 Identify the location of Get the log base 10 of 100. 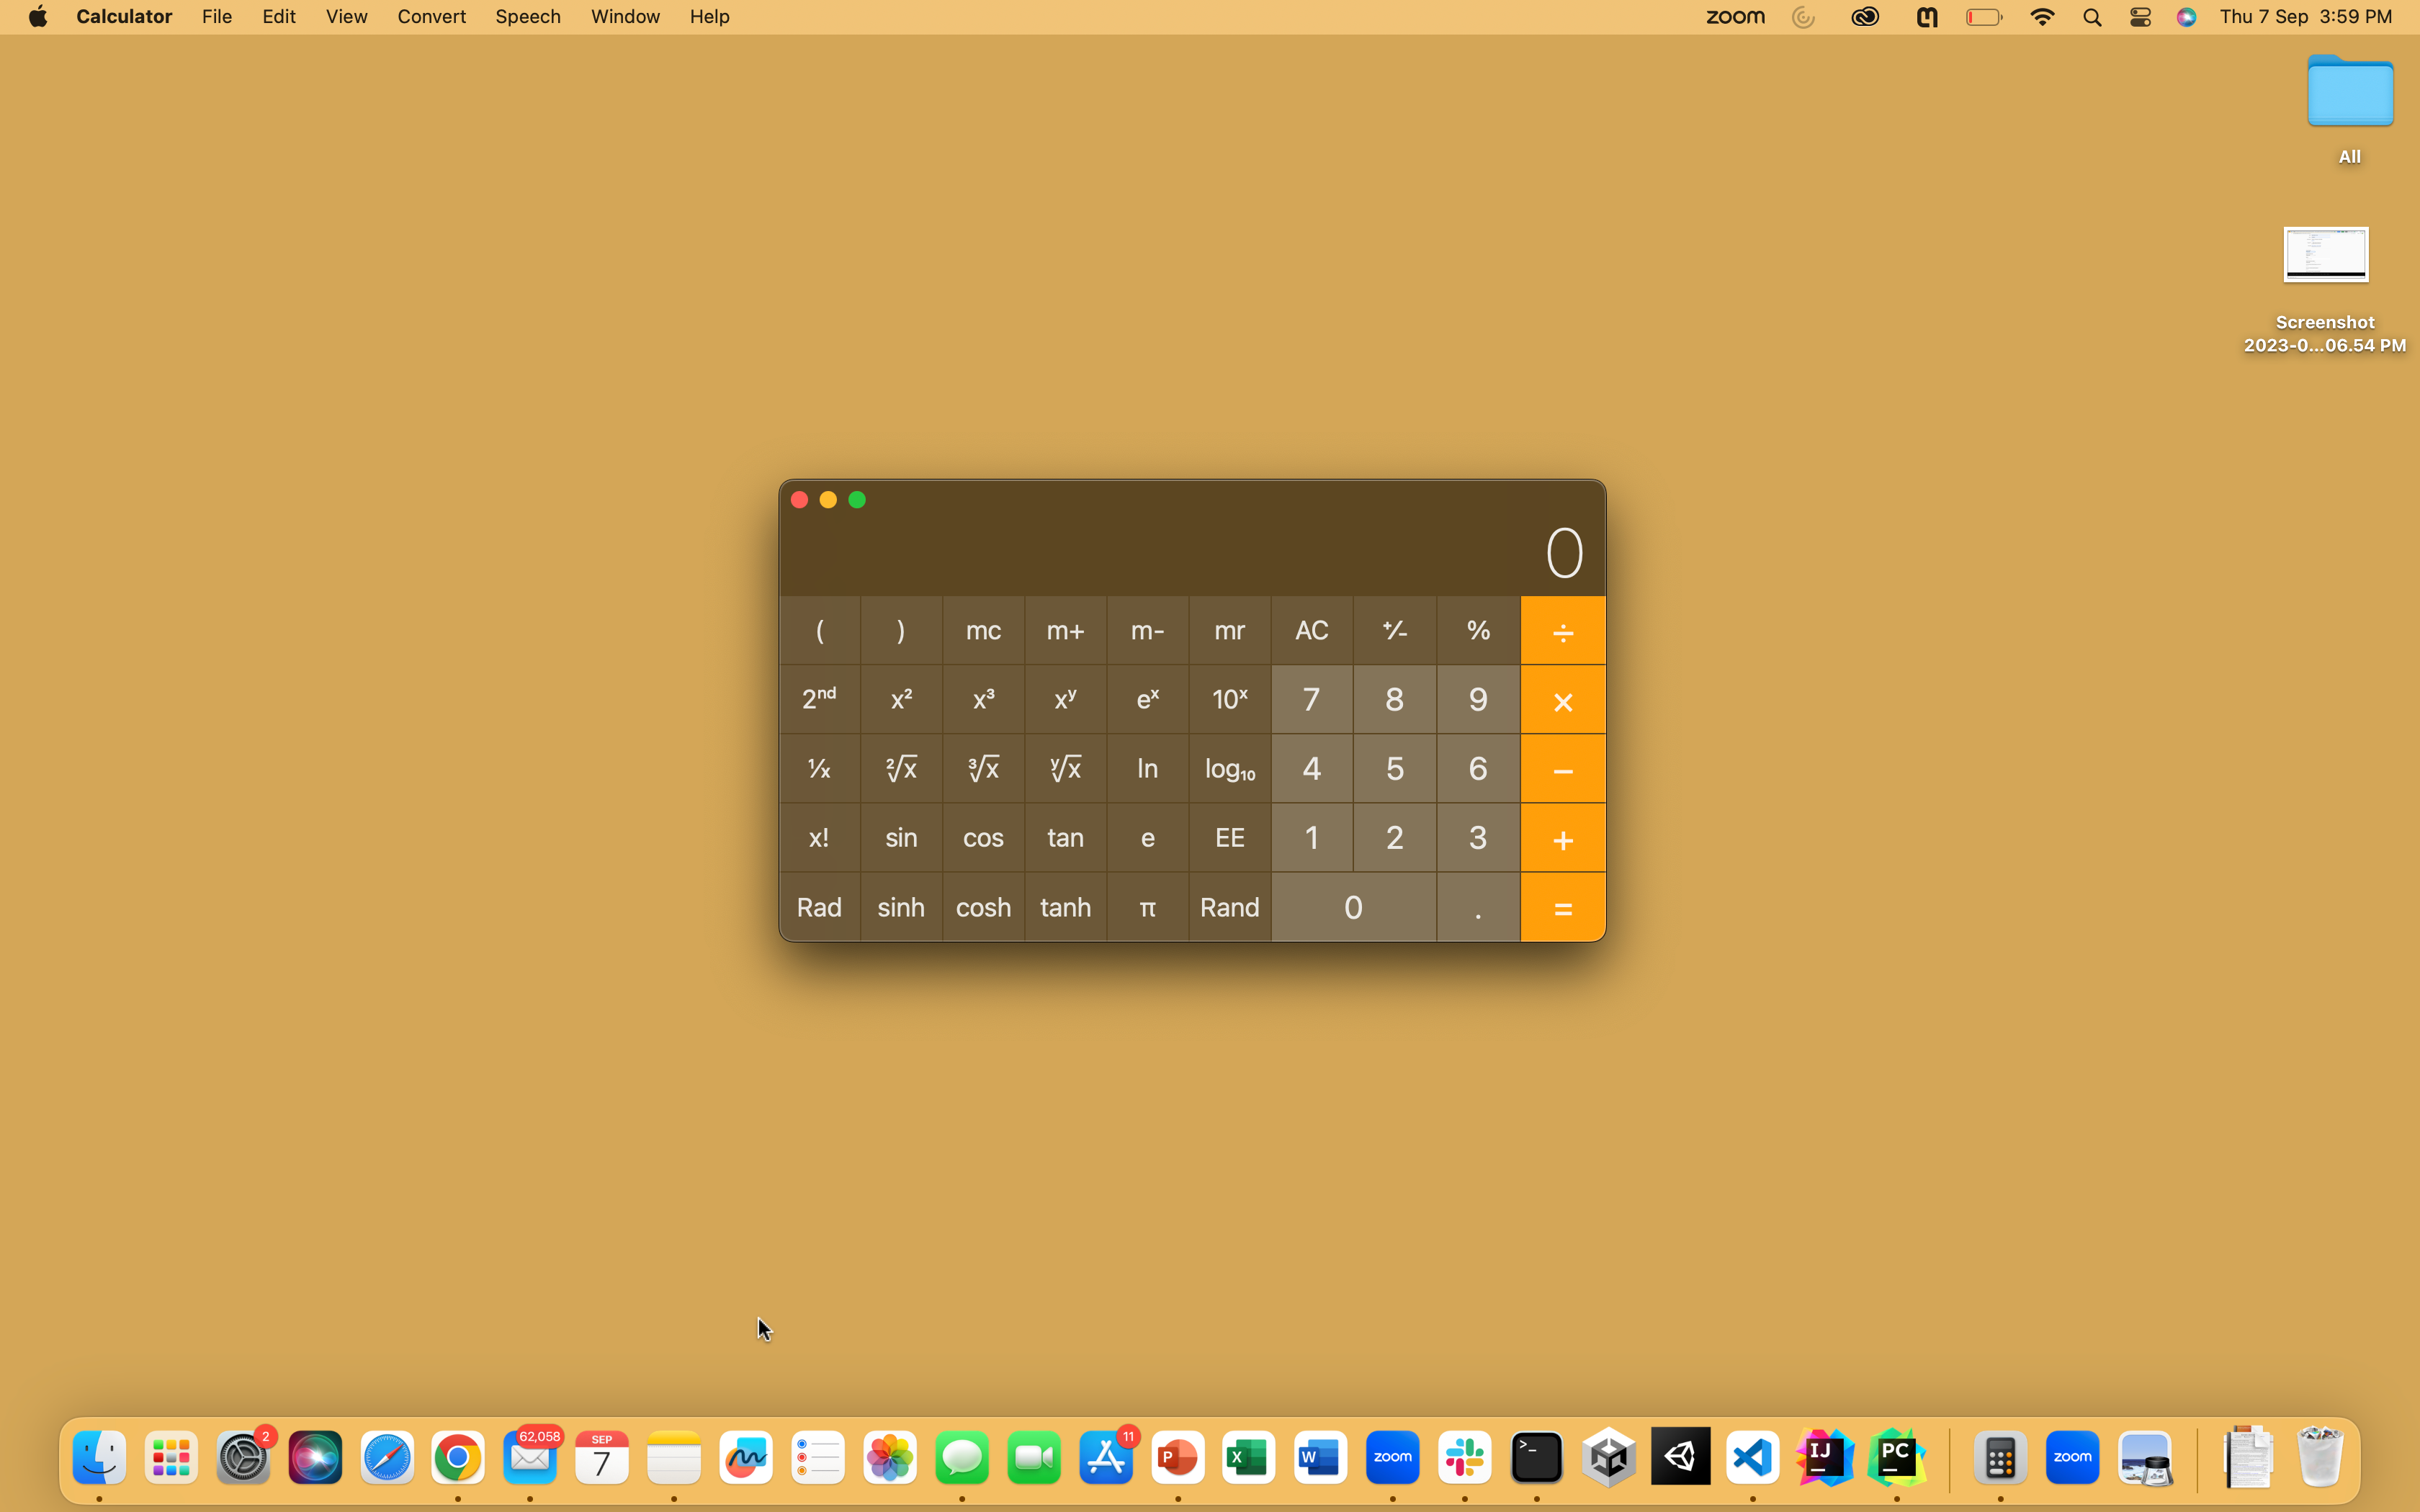
(1311, 835).